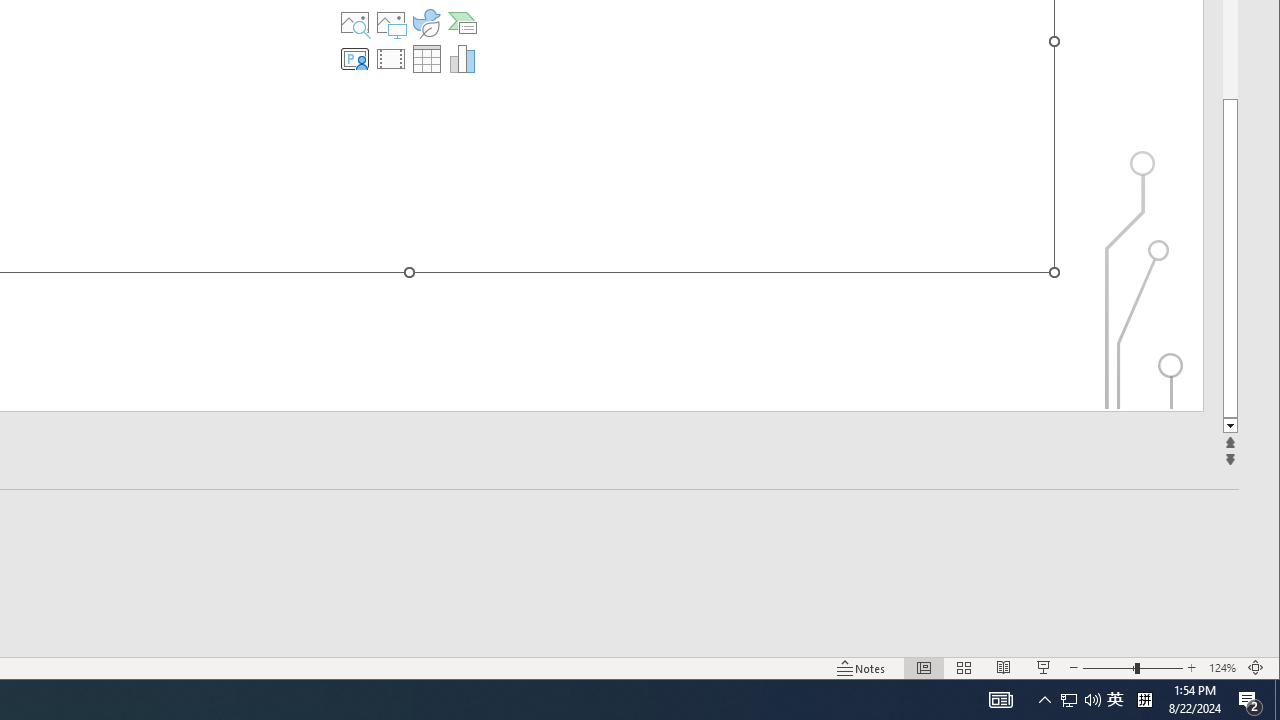  Describe the element at coordinates (861, 668) in the screenshot. I see `'Notes '` at that location.